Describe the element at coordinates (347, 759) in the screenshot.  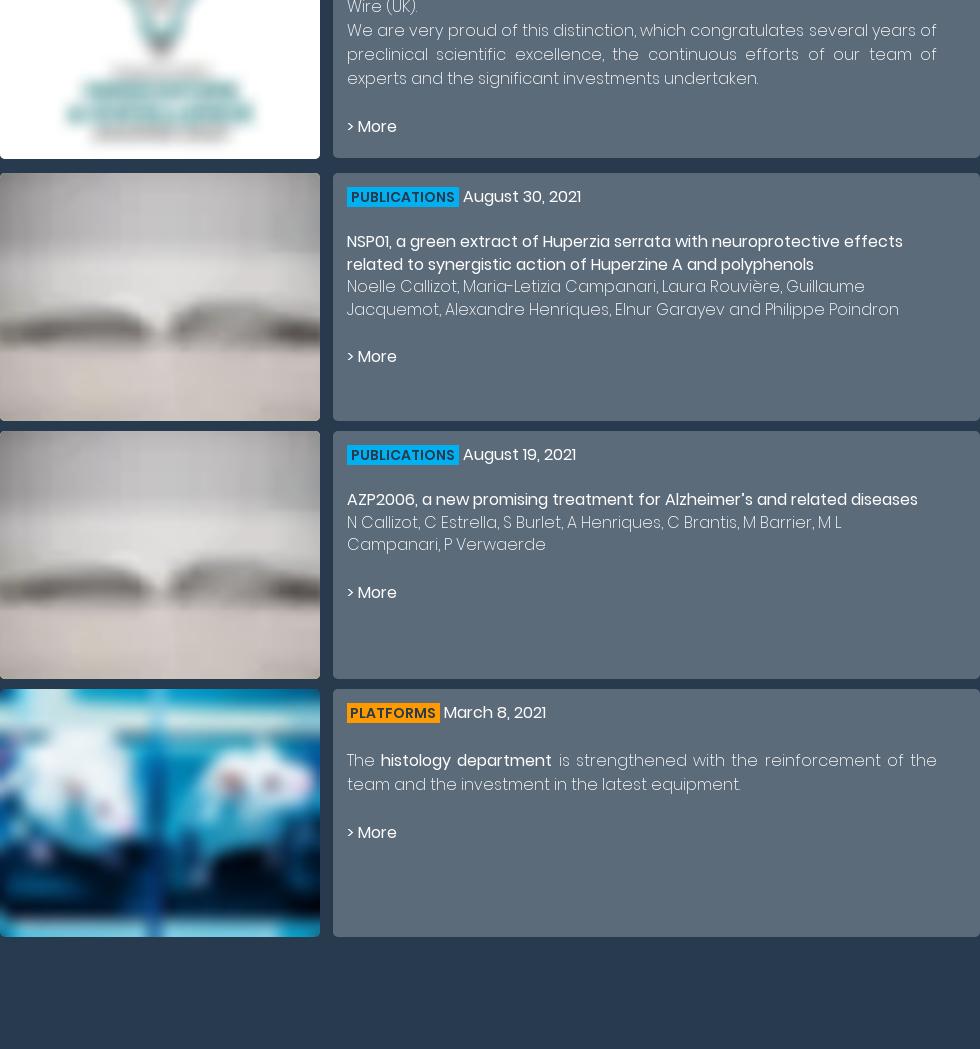
I see `'The'` at that location.